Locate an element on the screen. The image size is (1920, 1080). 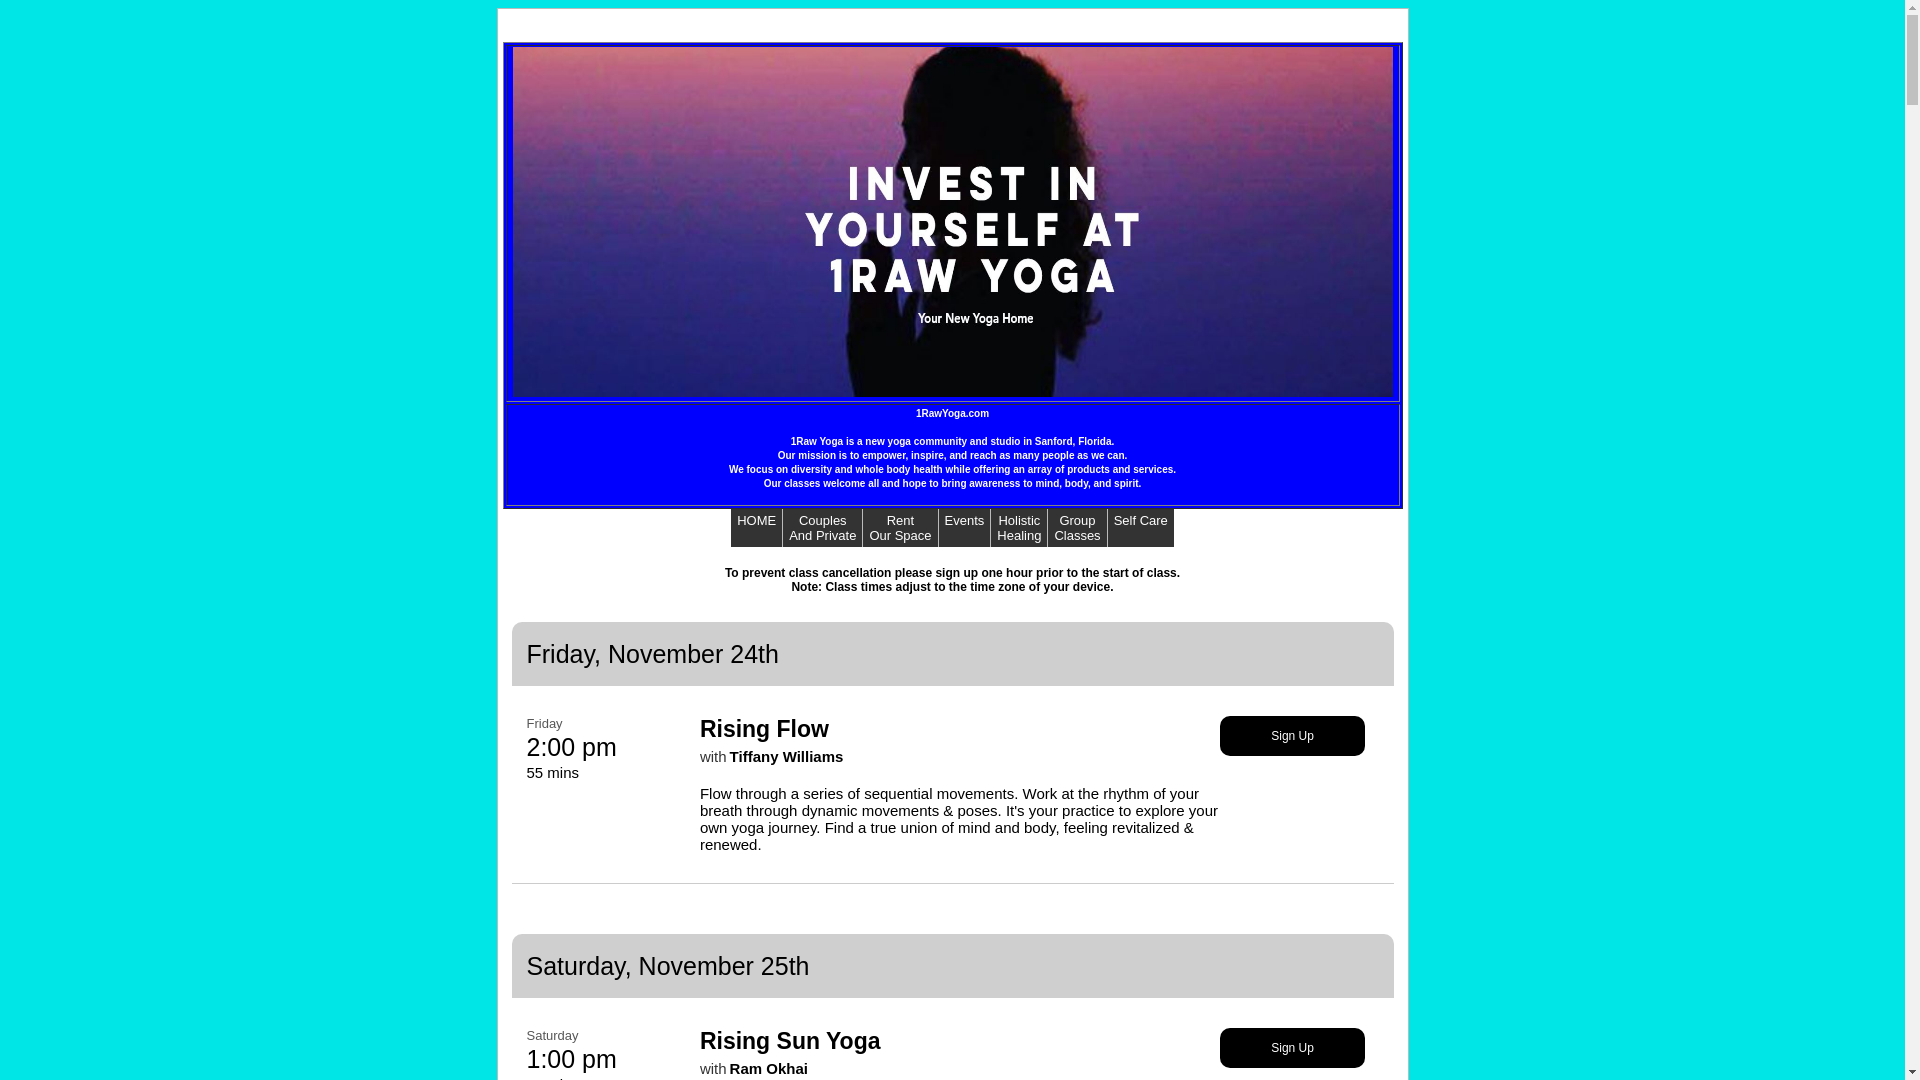
'Self Care' is located at coordinates (1141, 519).